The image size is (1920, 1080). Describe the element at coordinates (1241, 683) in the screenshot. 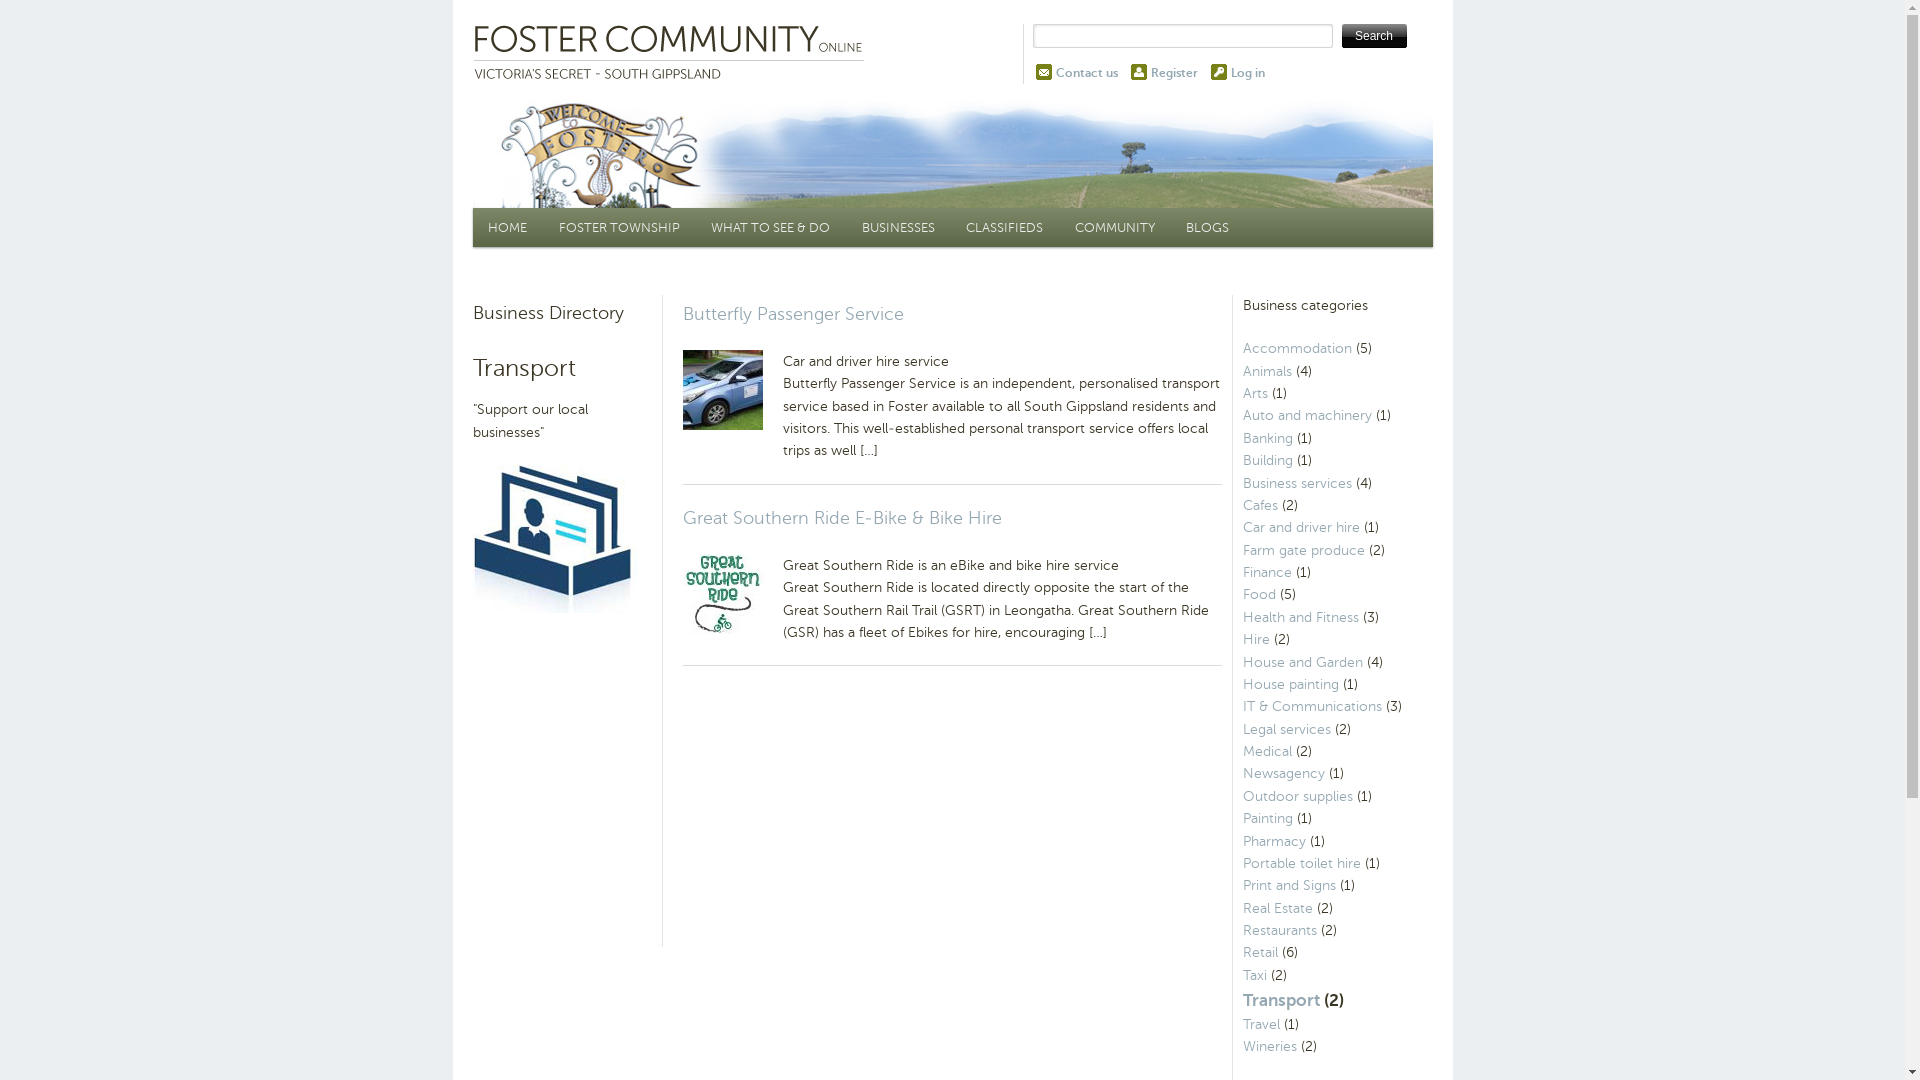

I see `'House painting'` at that location.